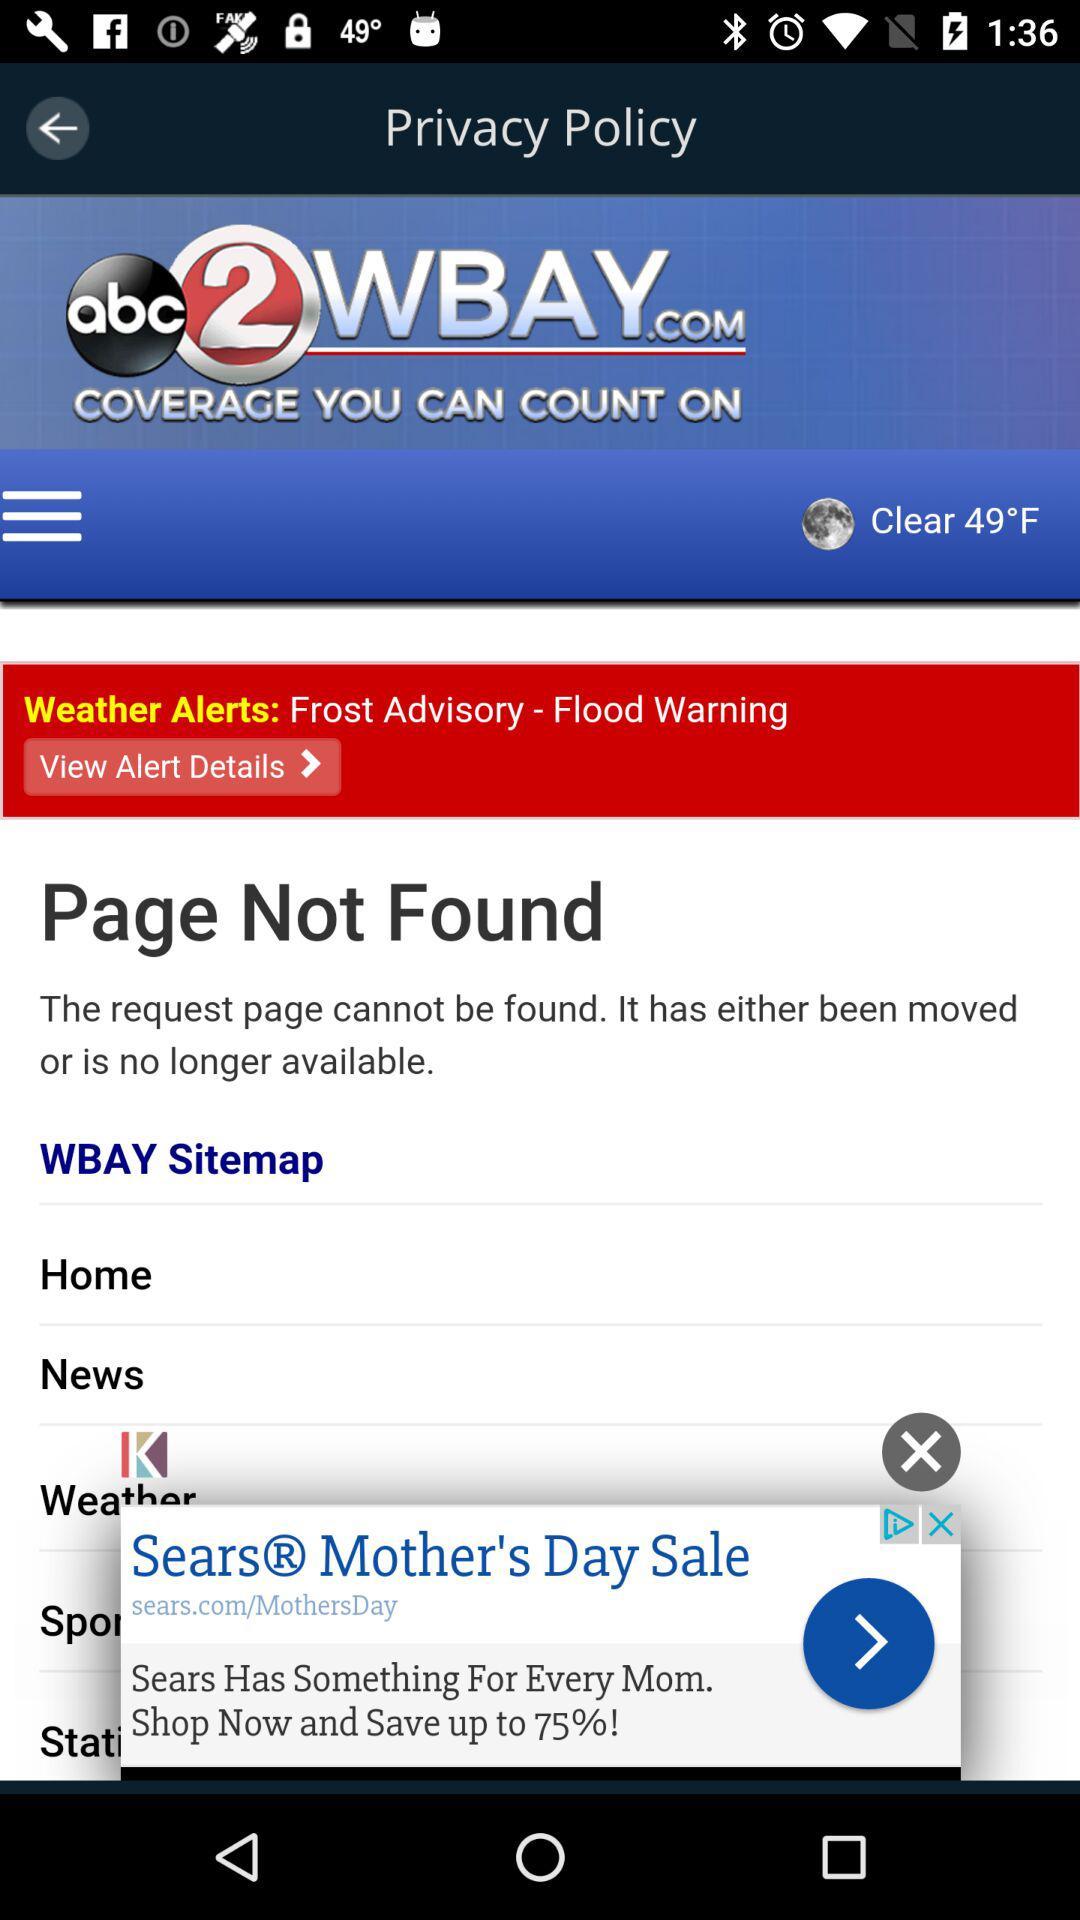 Image resolution: width=1080 pixels, height=1920 pixels. Describe the element at coordinates (56, 127) in the screenshot. I see `the arrow_backward icon` at that location.